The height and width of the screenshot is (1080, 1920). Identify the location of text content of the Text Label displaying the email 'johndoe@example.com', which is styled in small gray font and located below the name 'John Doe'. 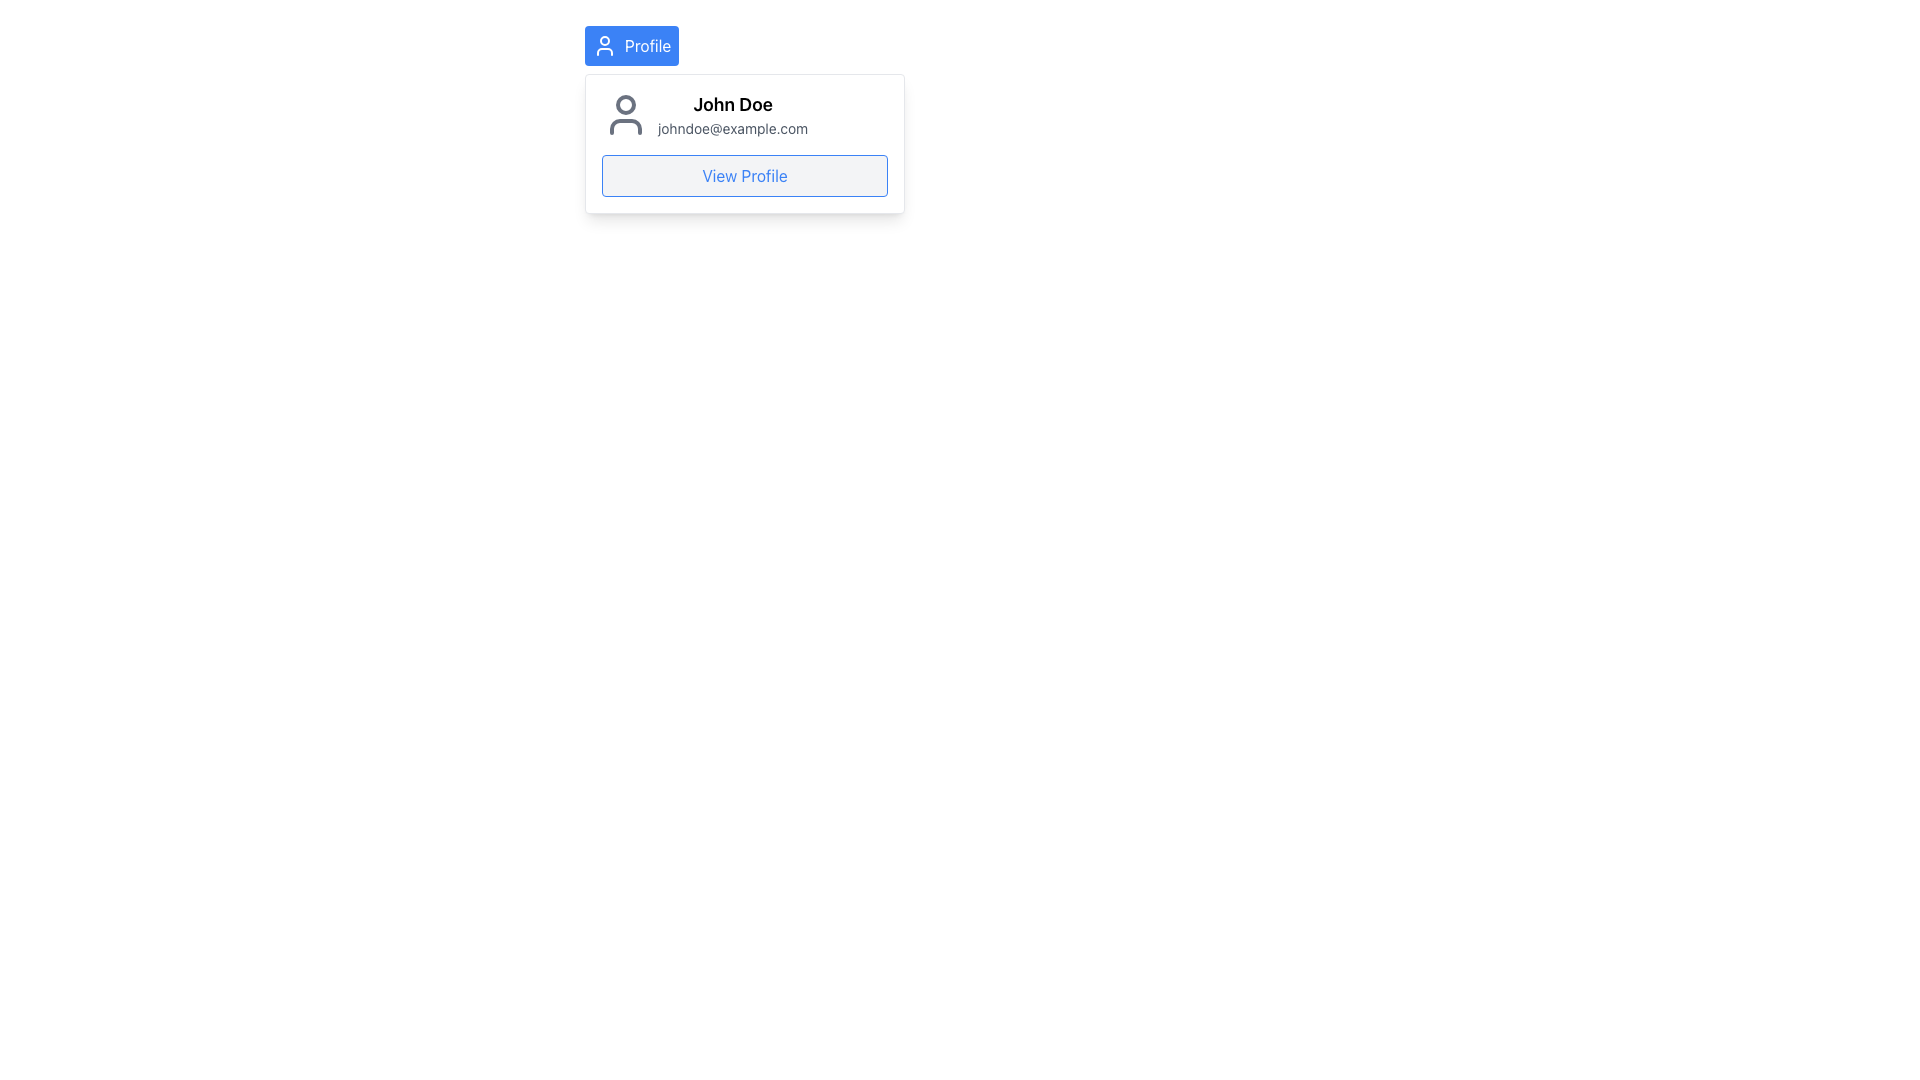
(732, 128).